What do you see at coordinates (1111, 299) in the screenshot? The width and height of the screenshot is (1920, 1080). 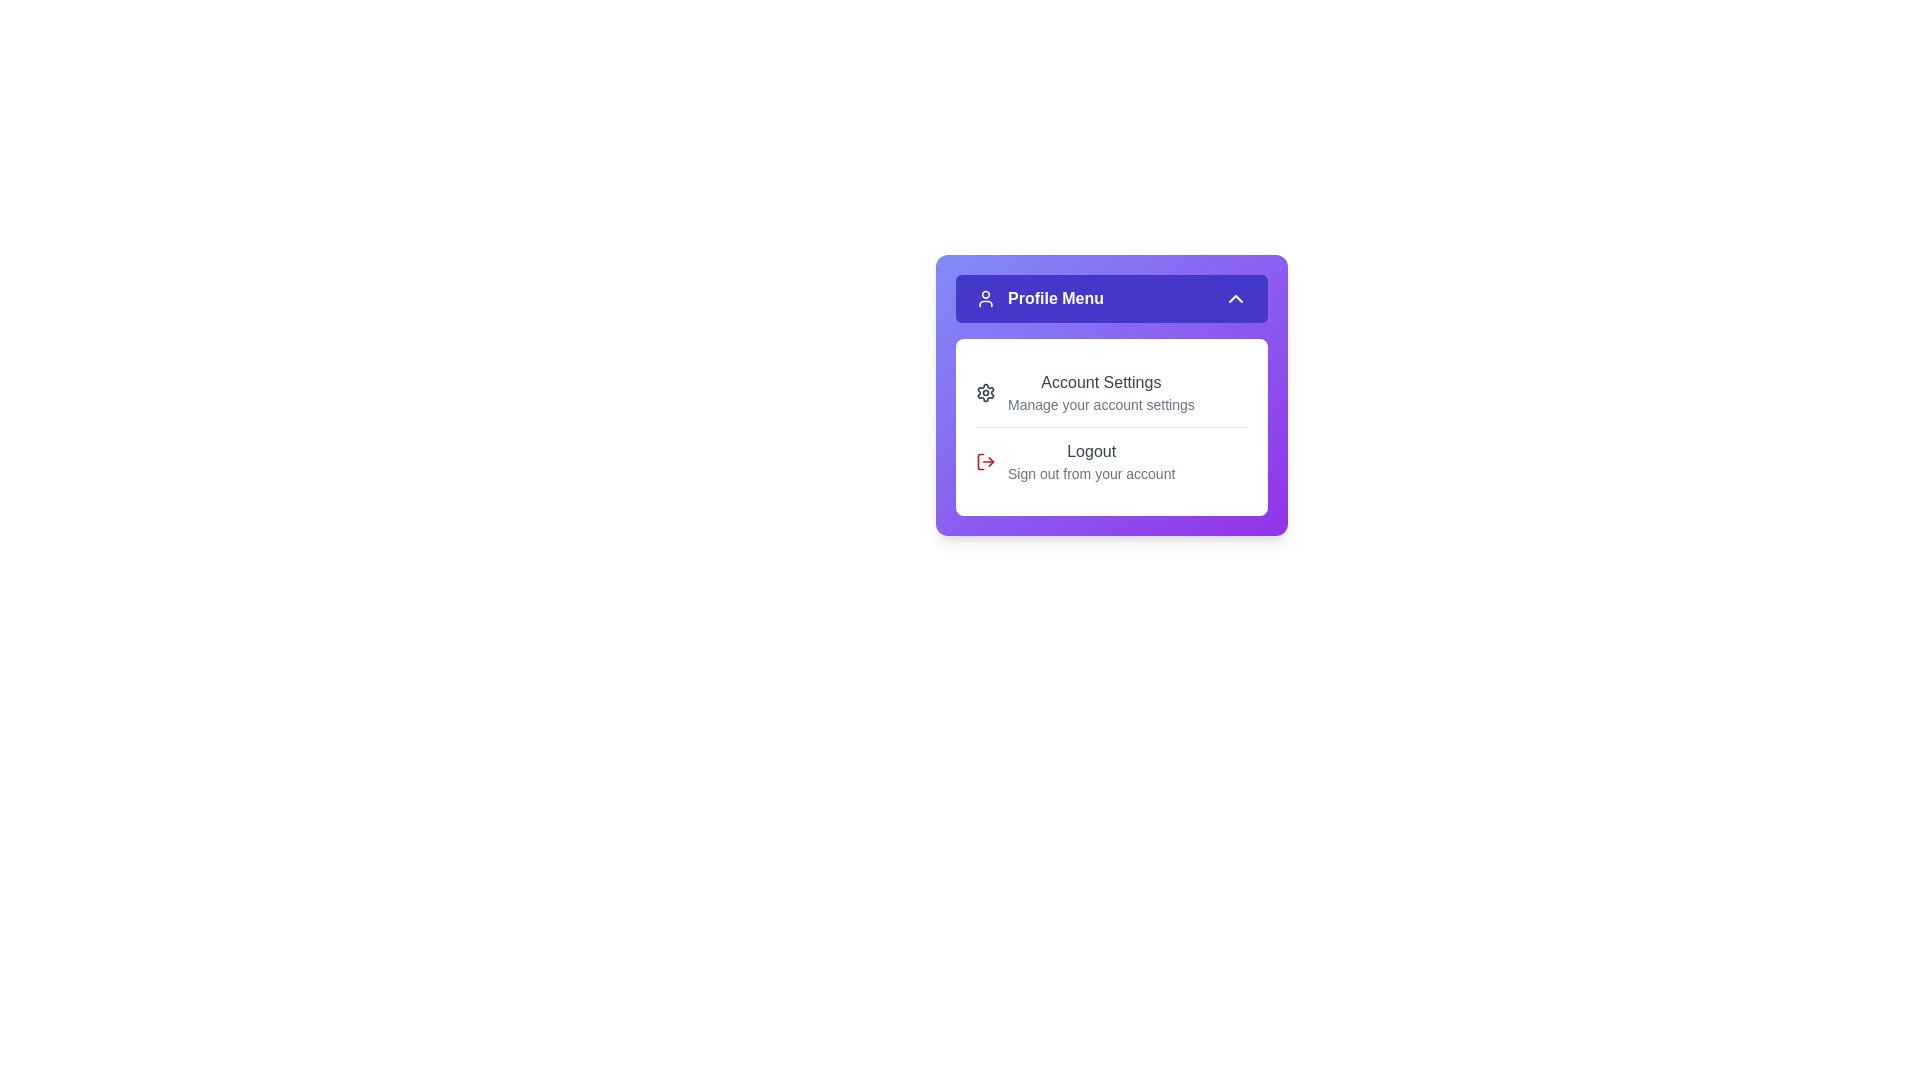 I see `the Profile Menu button to toggle the menu` at bounding box center [1111, 299].